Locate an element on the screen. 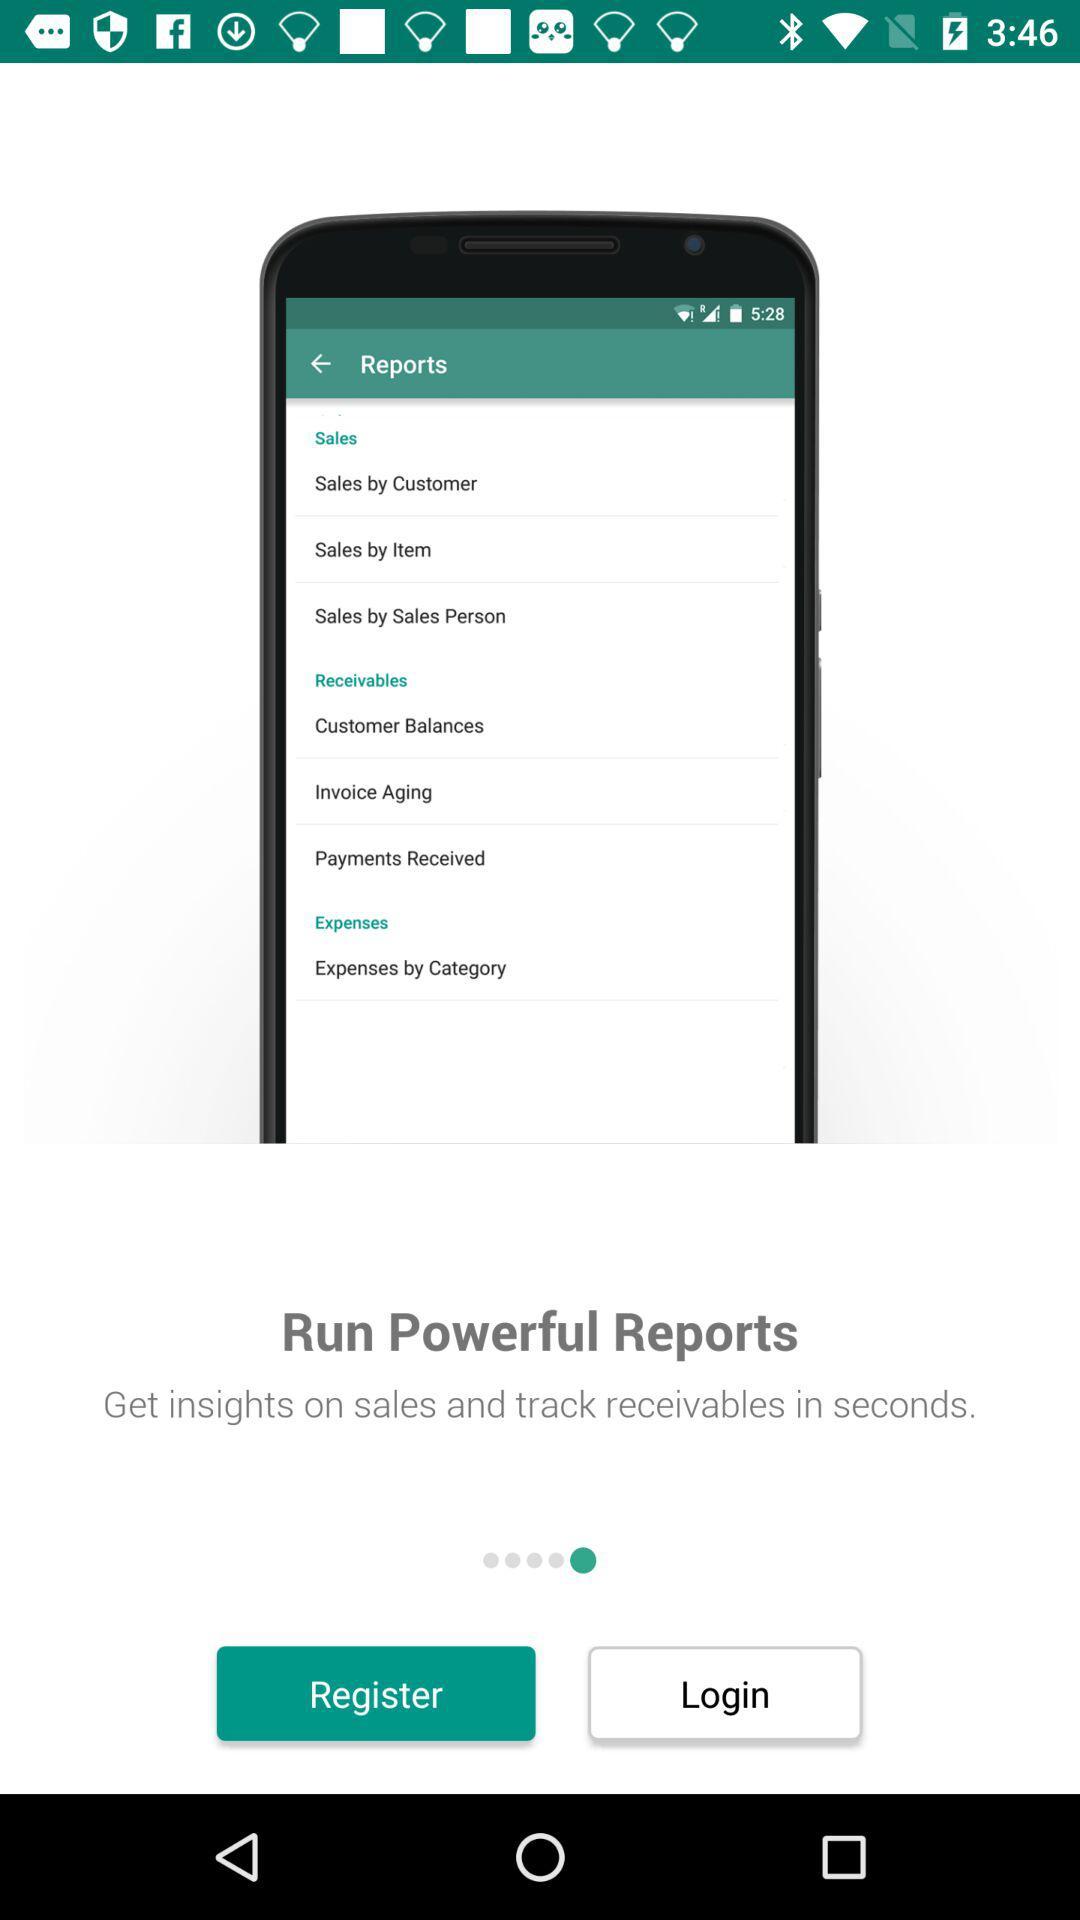  item next to register item is located at coordinates (725, 1692).